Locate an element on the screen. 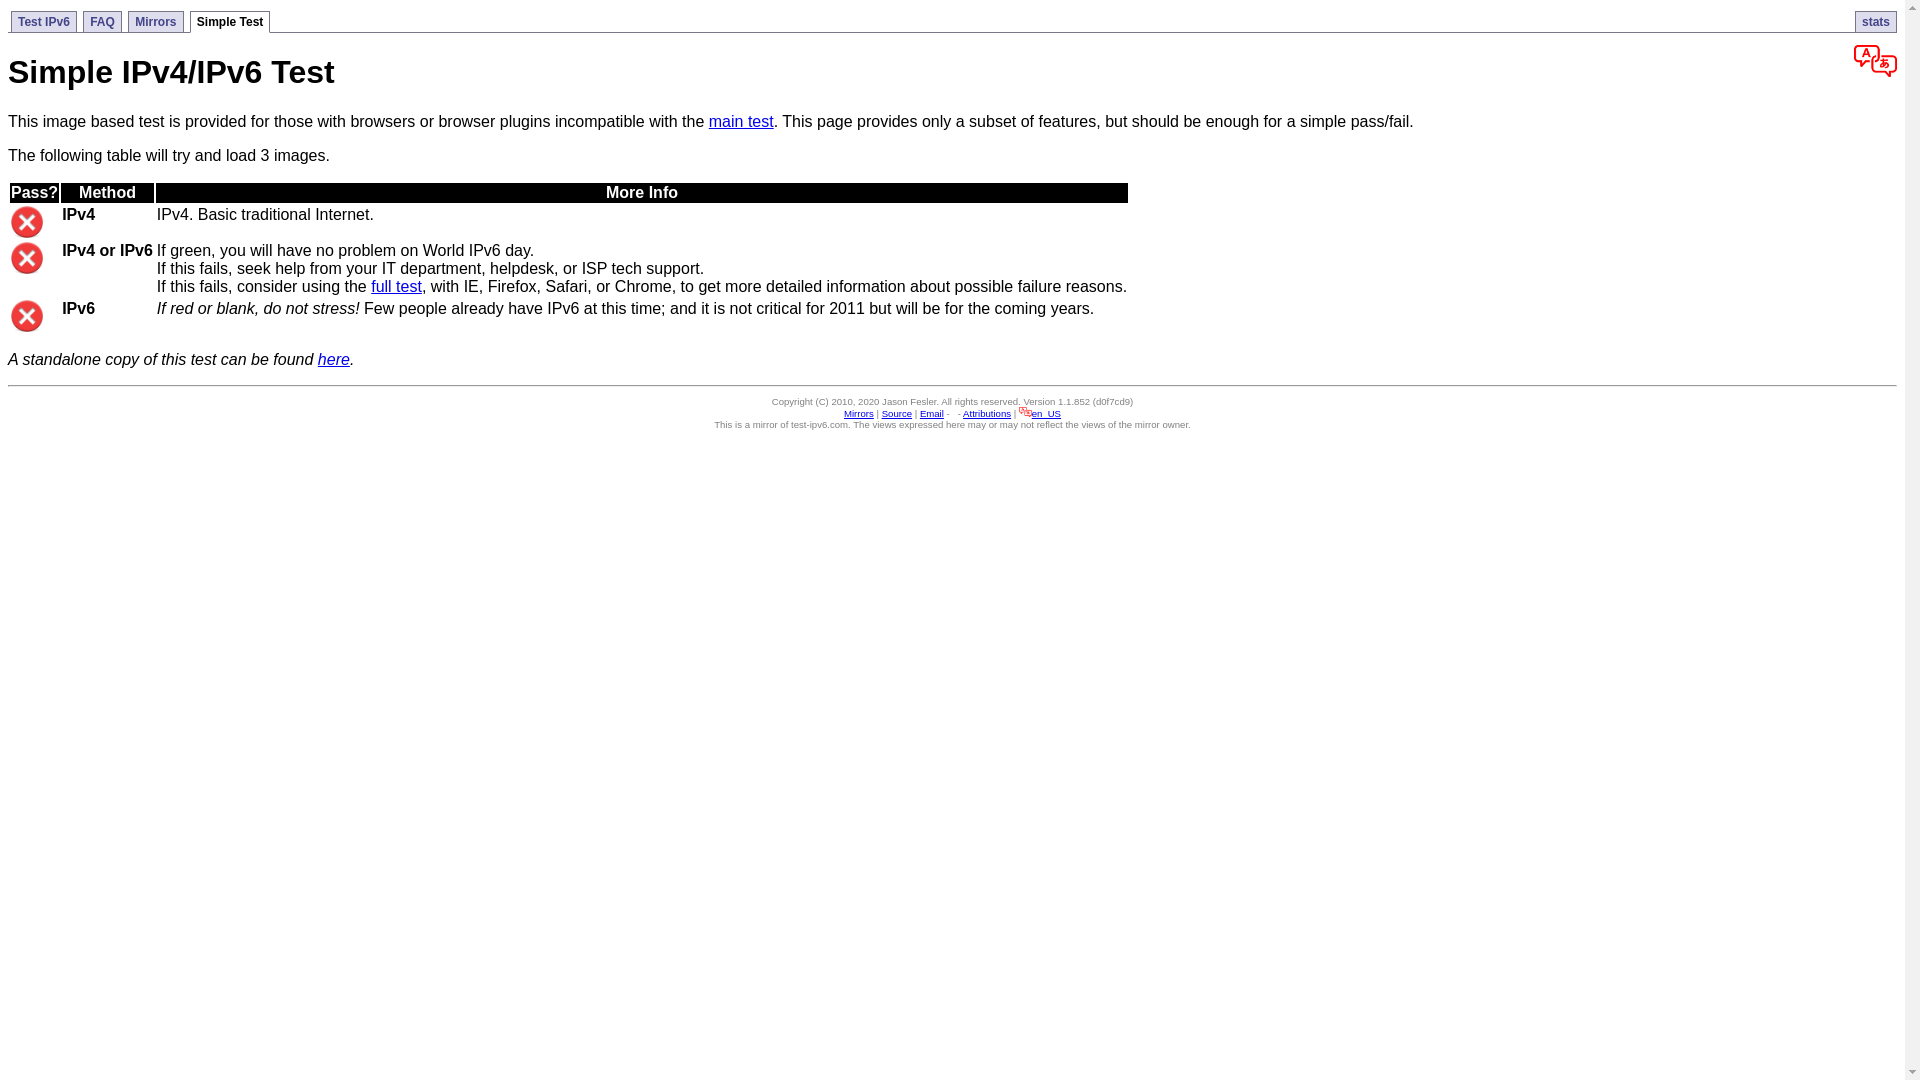  'Email' is located at coordinates (930, 412).